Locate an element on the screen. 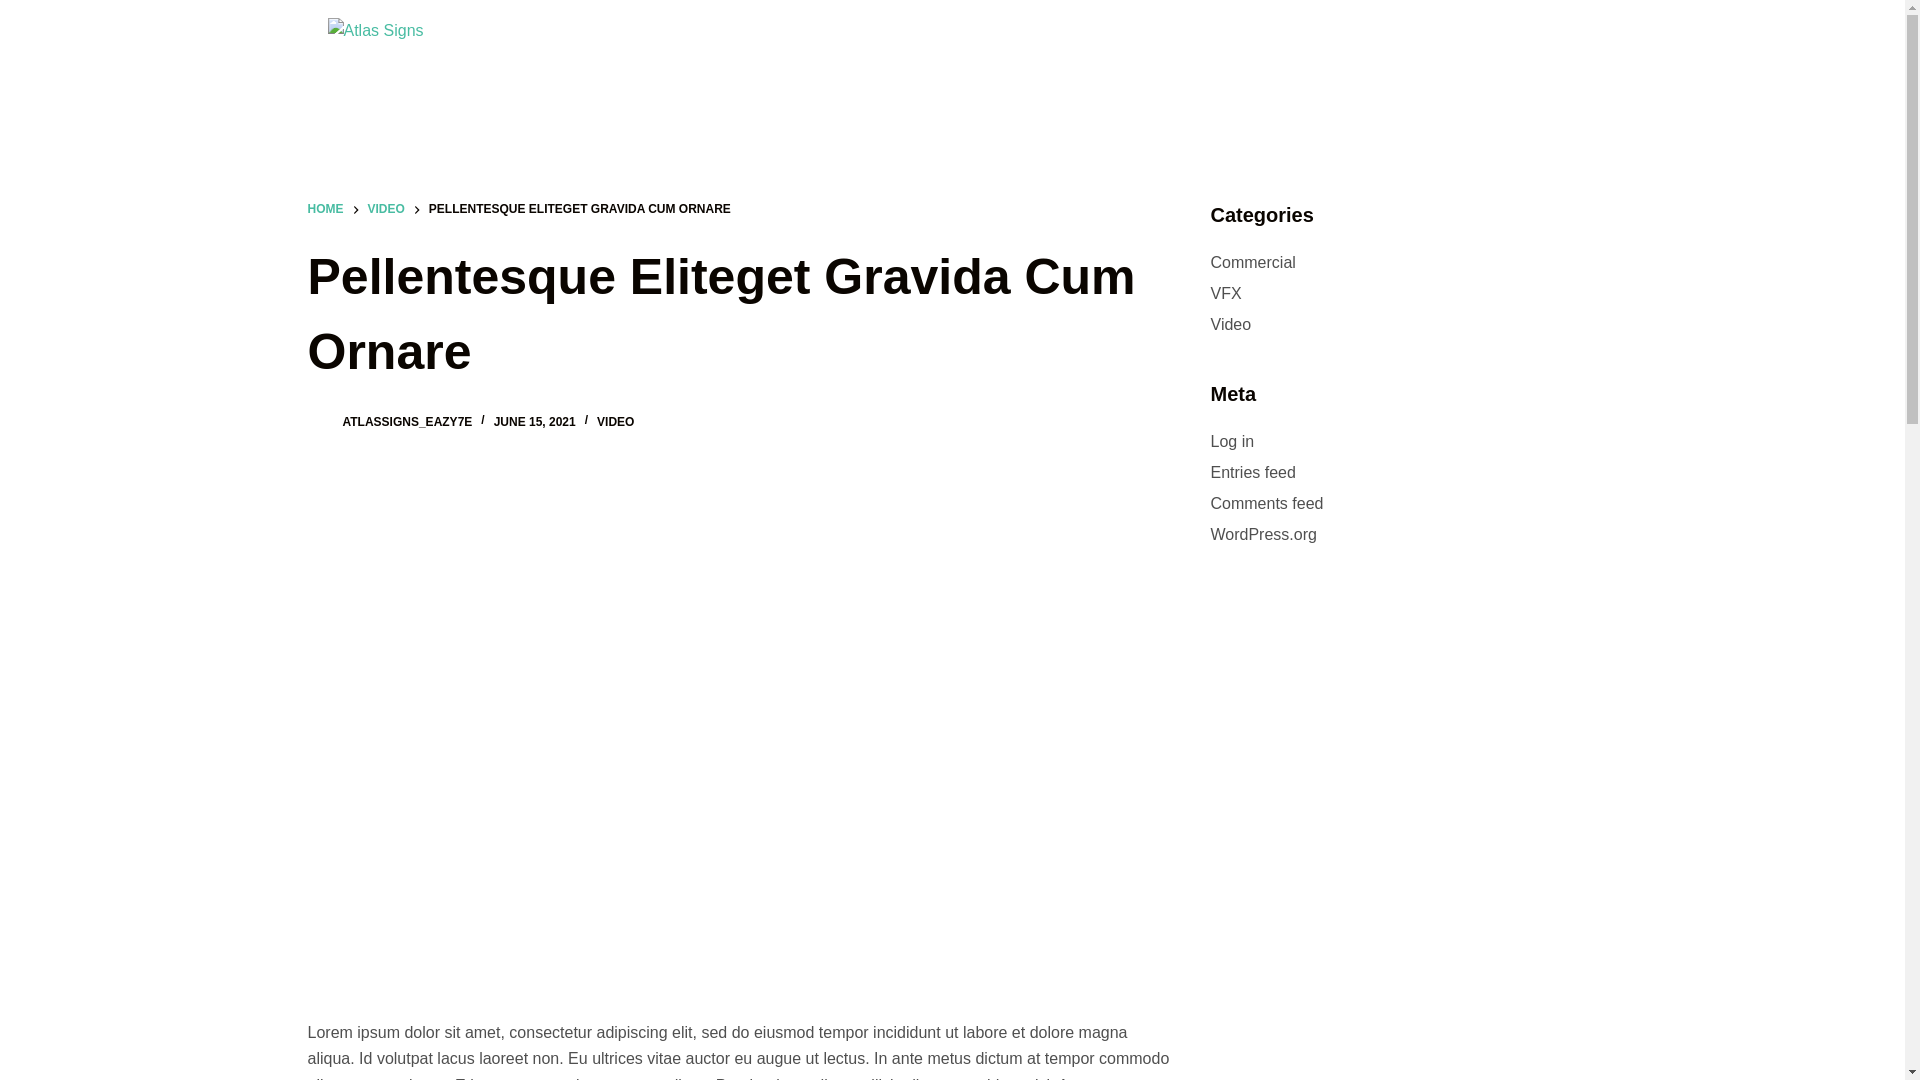  'VFX' is located at coordinates (1224, 293).